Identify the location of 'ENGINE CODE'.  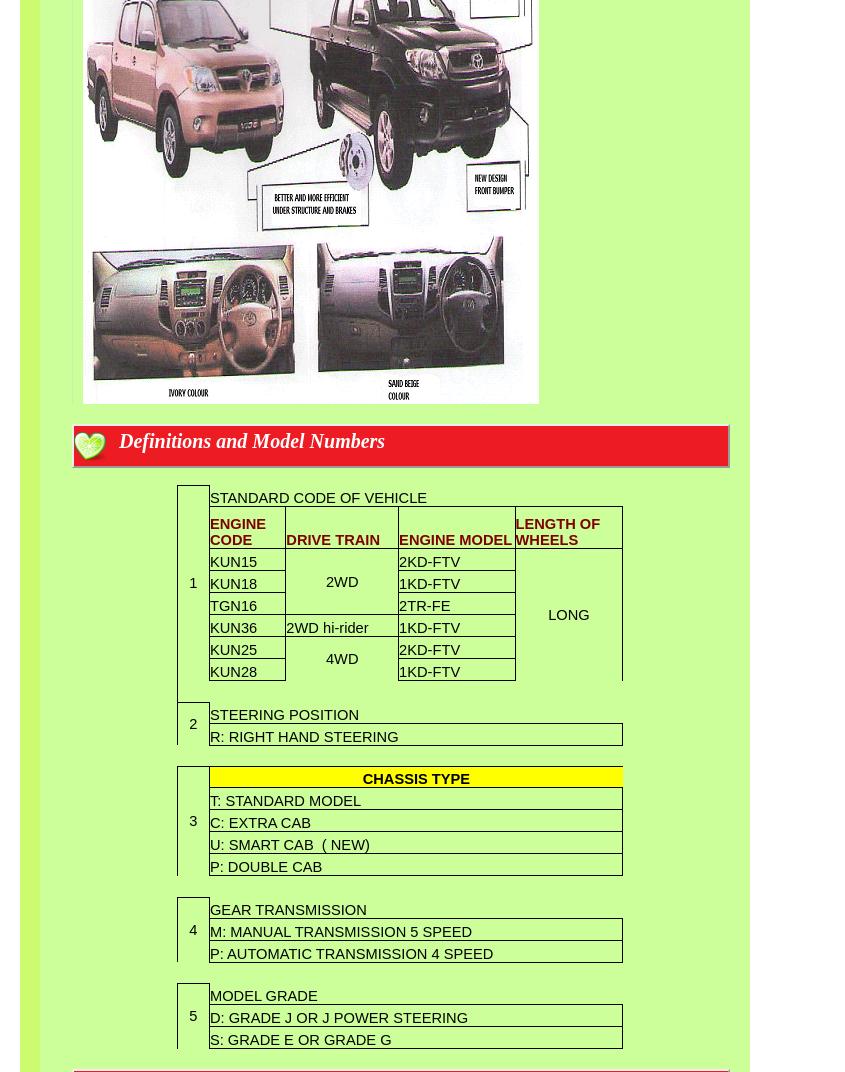
(236, 532).